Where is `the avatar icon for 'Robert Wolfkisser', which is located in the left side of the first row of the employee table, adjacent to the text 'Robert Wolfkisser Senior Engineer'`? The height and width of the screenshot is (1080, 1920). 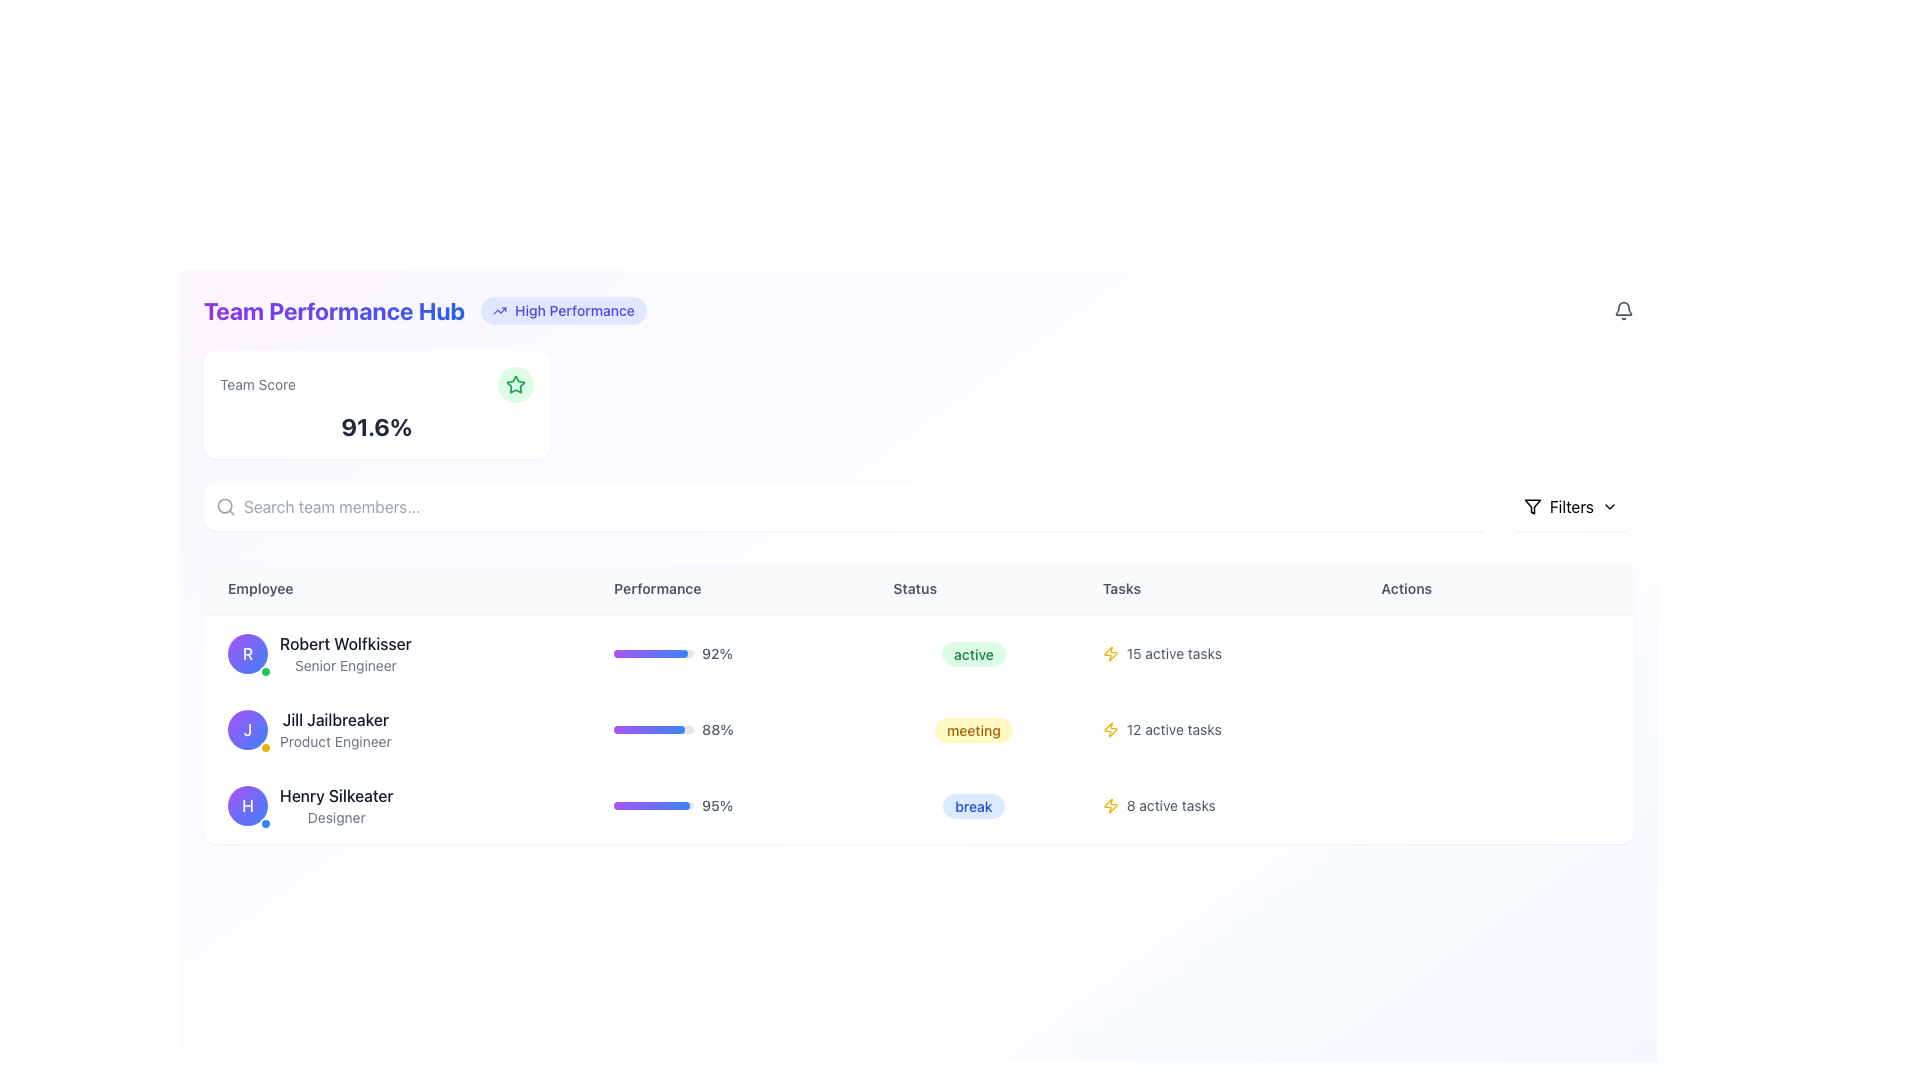 the avatar icon for 'Robert Wolfkisser', which is located in the left side of the first row of the employee table, adjacent to the text 'Robert Wolfkisser Senior Engineer' is located at coordinates (247, 654).